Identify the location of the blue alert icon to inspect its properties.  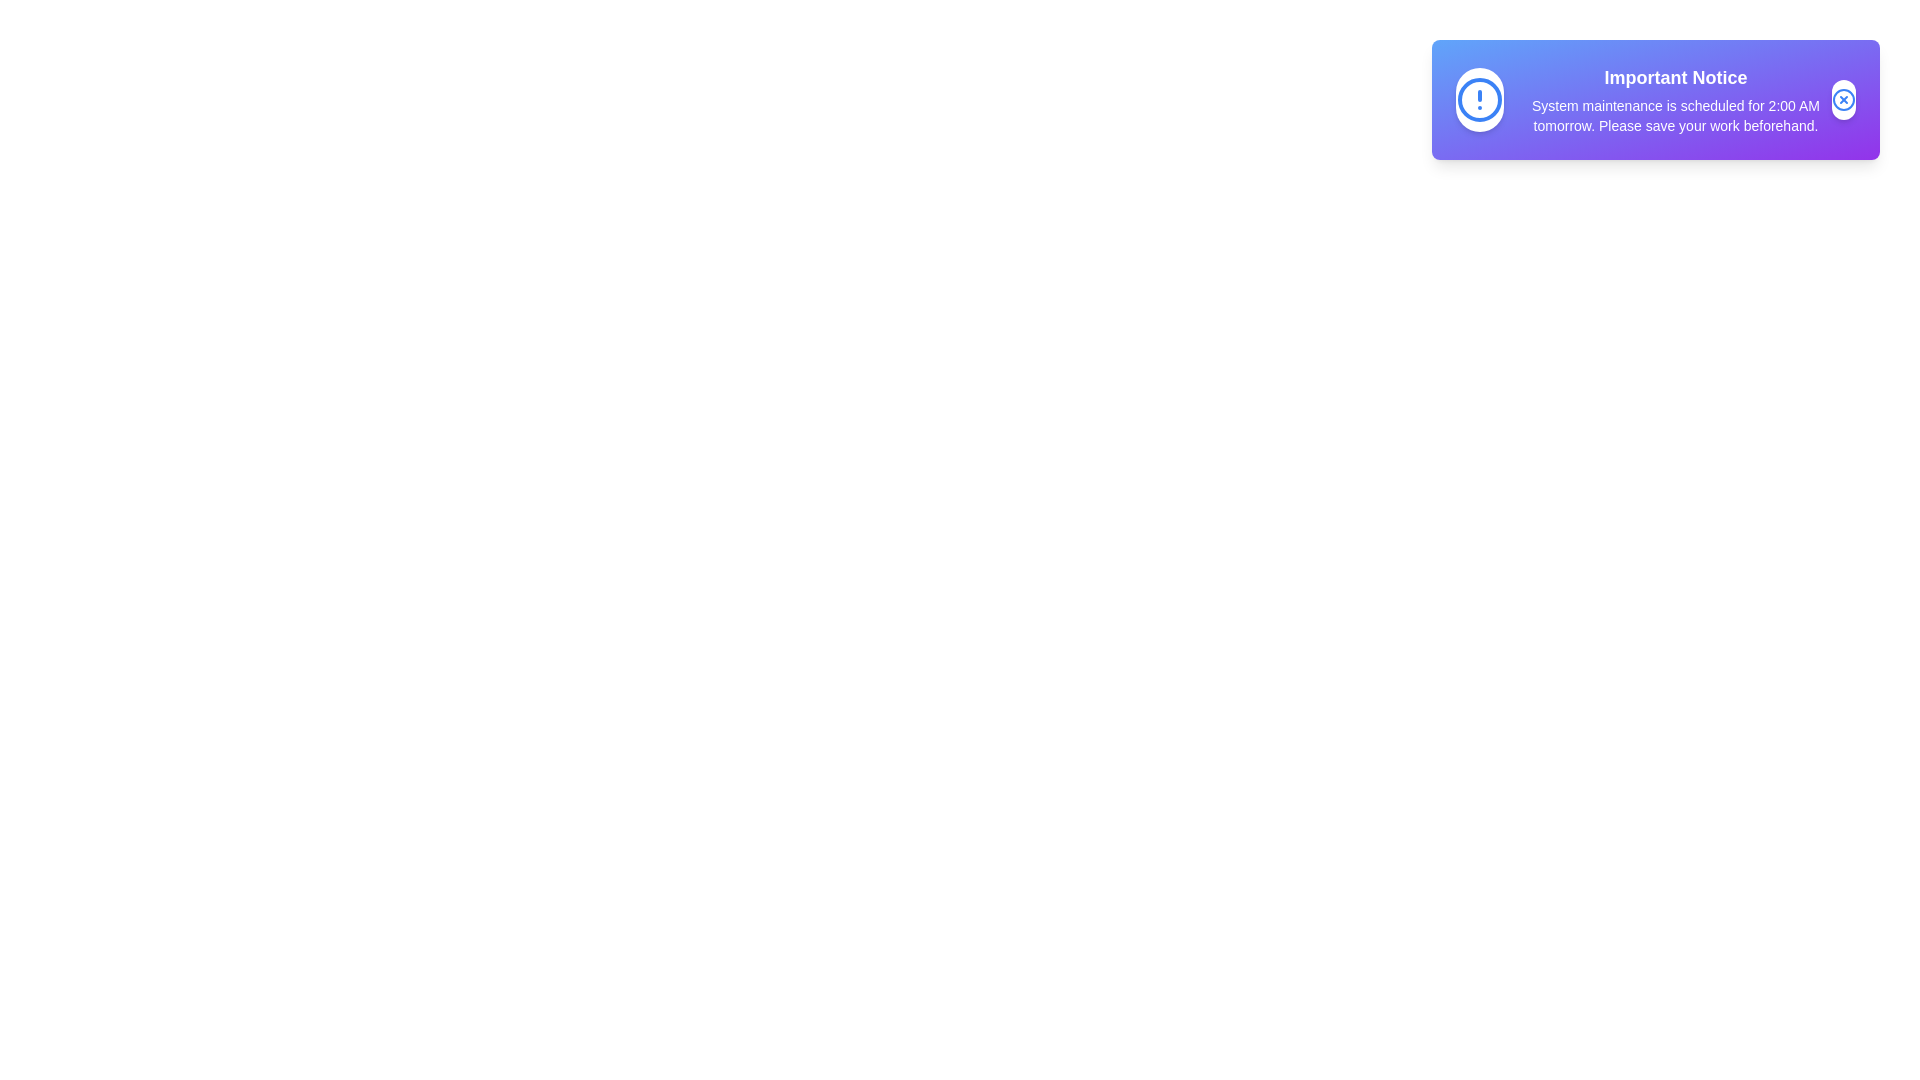
(1479, 100).